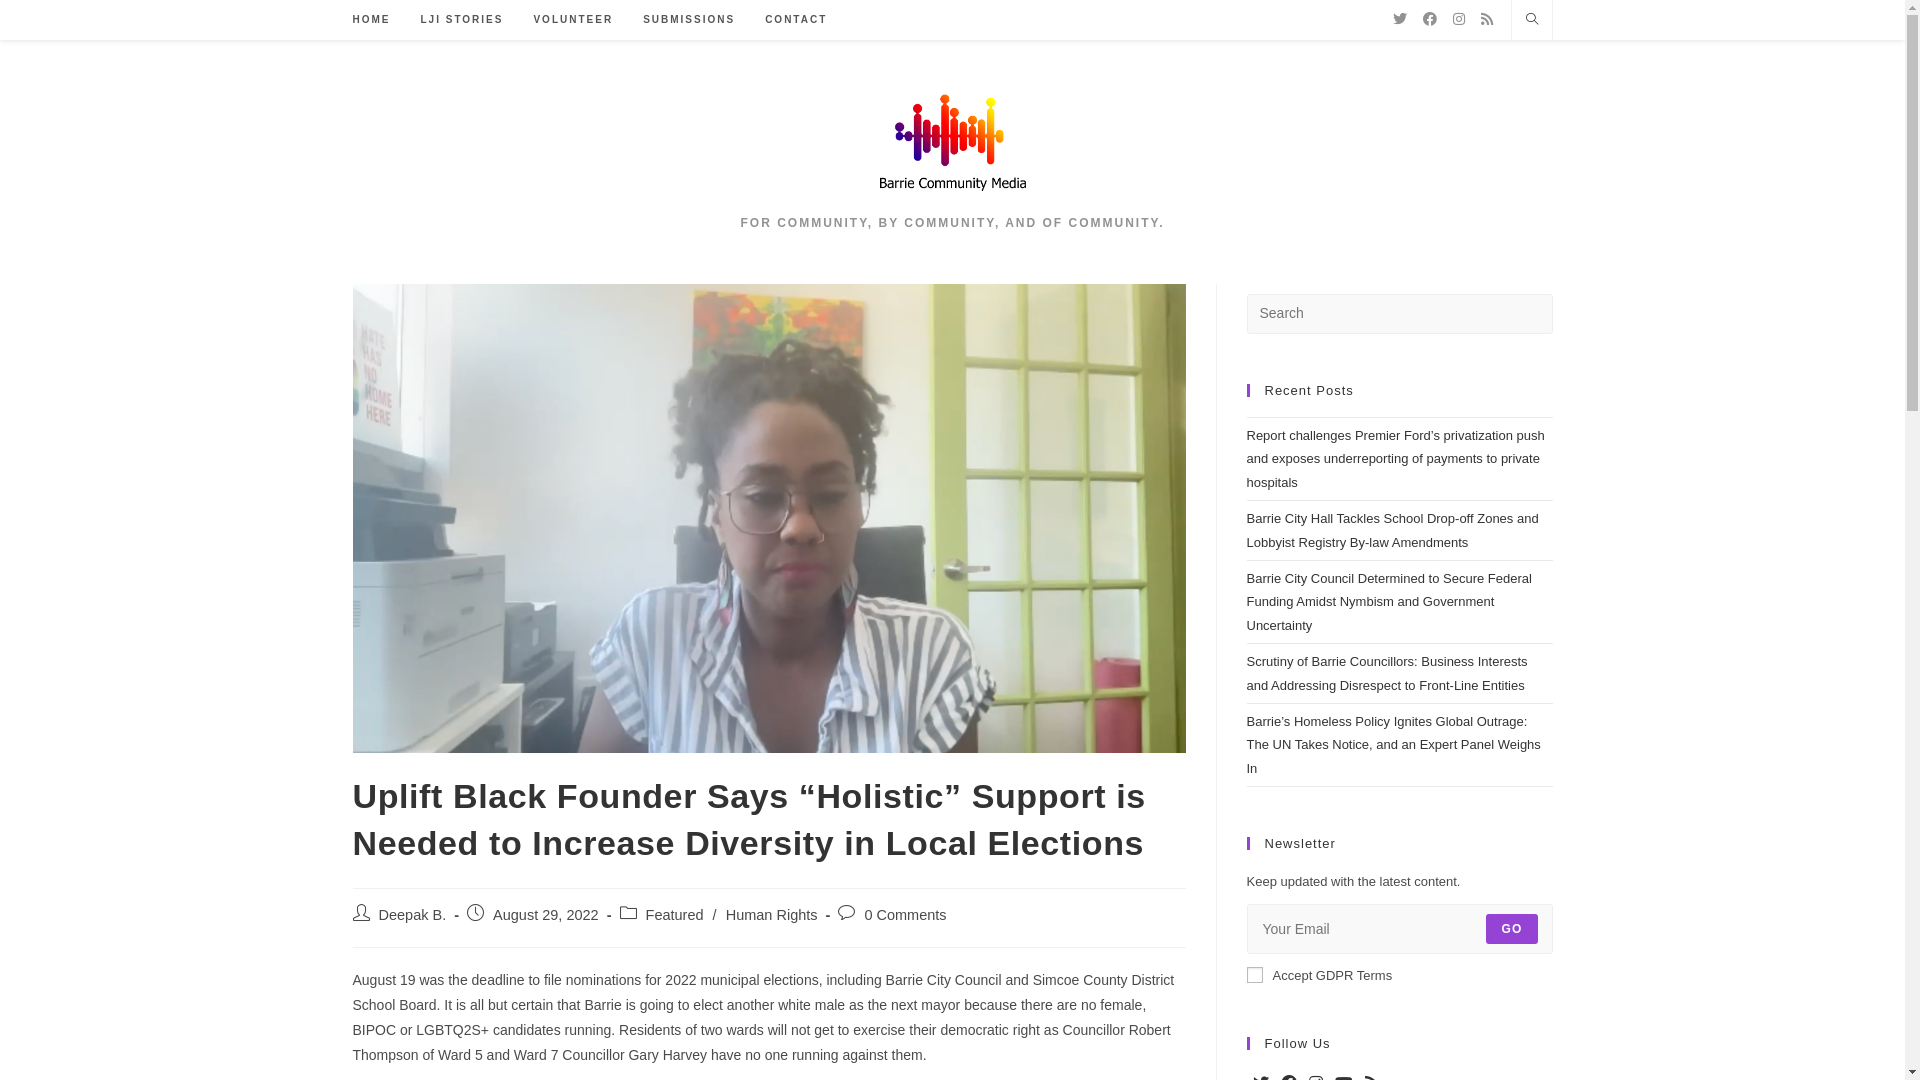 The image size is (1920, 1080). Describe the element at coordinates (675, 914) in the screenshot. I see `'Featured'` at that location.